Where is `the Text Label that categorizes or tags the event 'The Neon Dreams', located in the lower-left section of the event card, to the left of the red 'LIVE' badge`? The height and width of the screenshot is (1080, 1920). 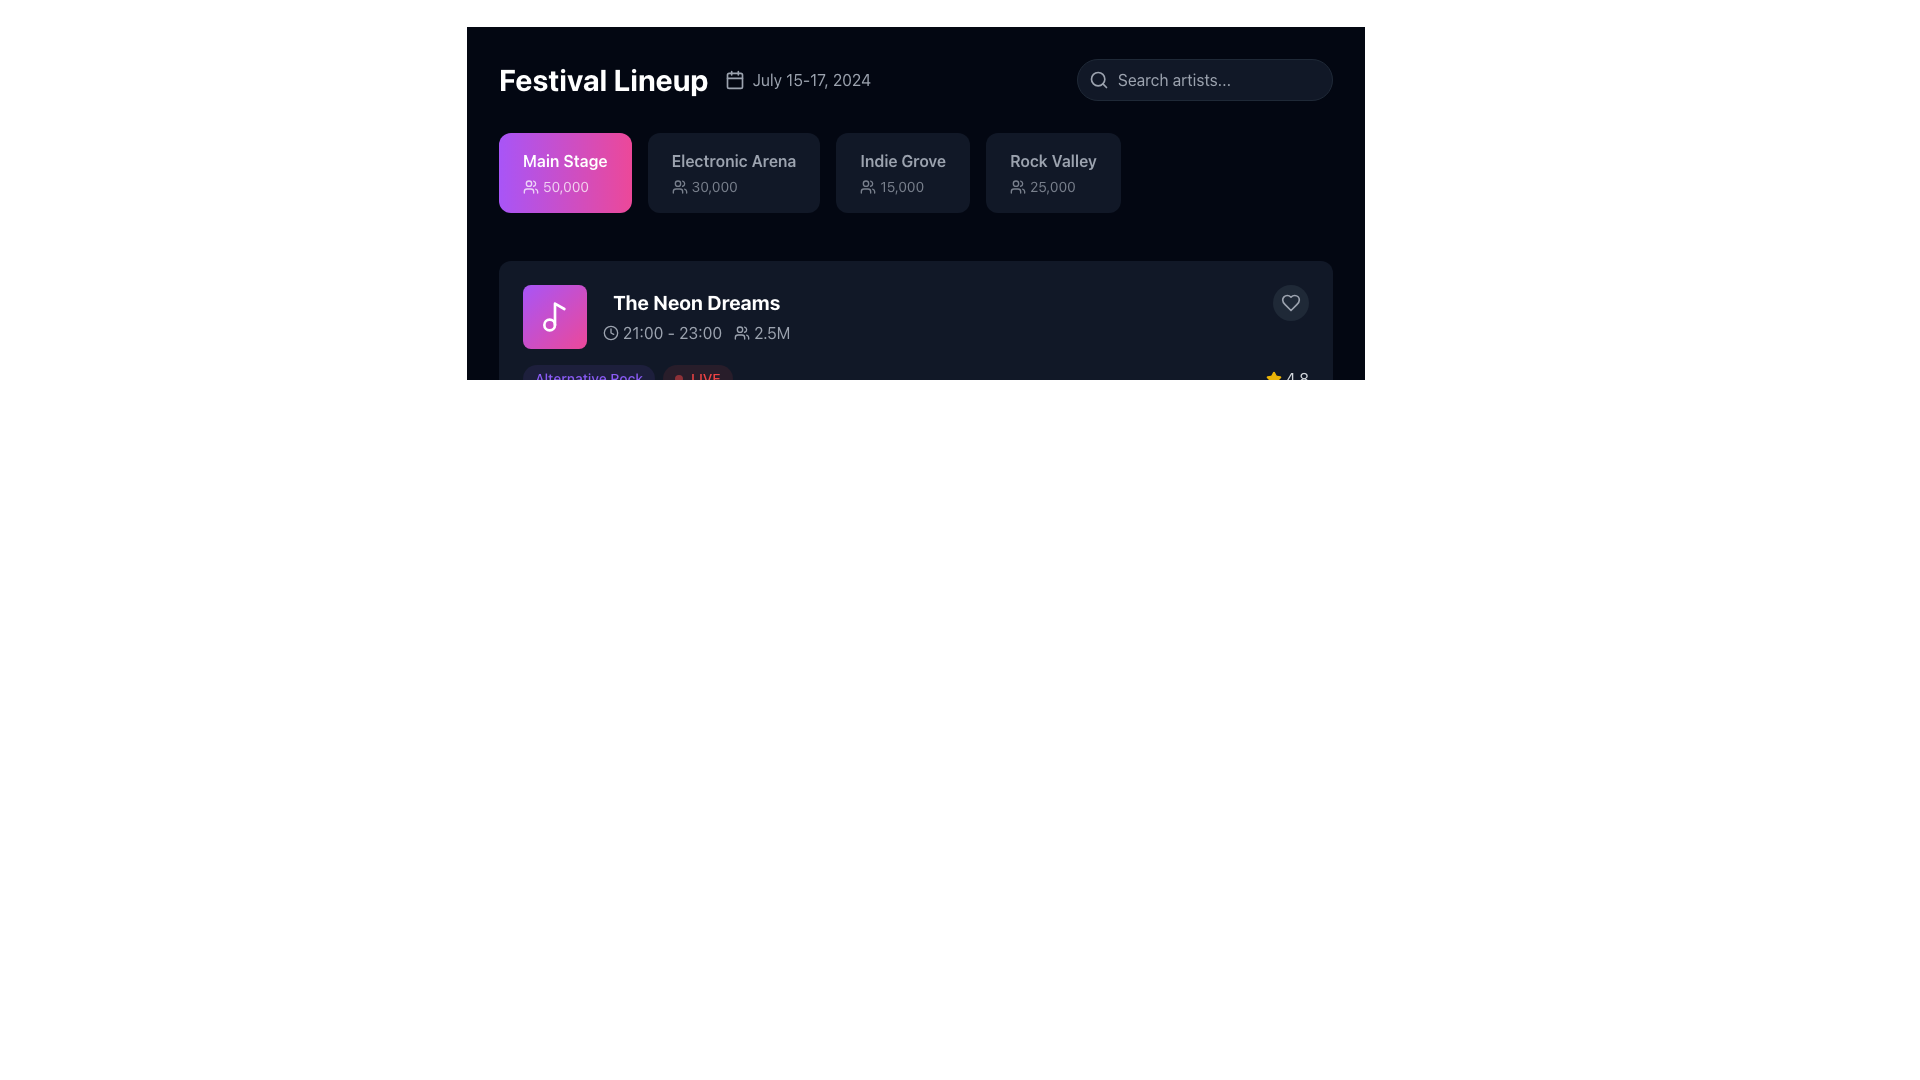 the Text Label that categorizes or tags the event 'The Neon Dreams', located in the lower-left section of the event card, to the left of the red 'LIVE' badge is located at coordinates (588, 378).